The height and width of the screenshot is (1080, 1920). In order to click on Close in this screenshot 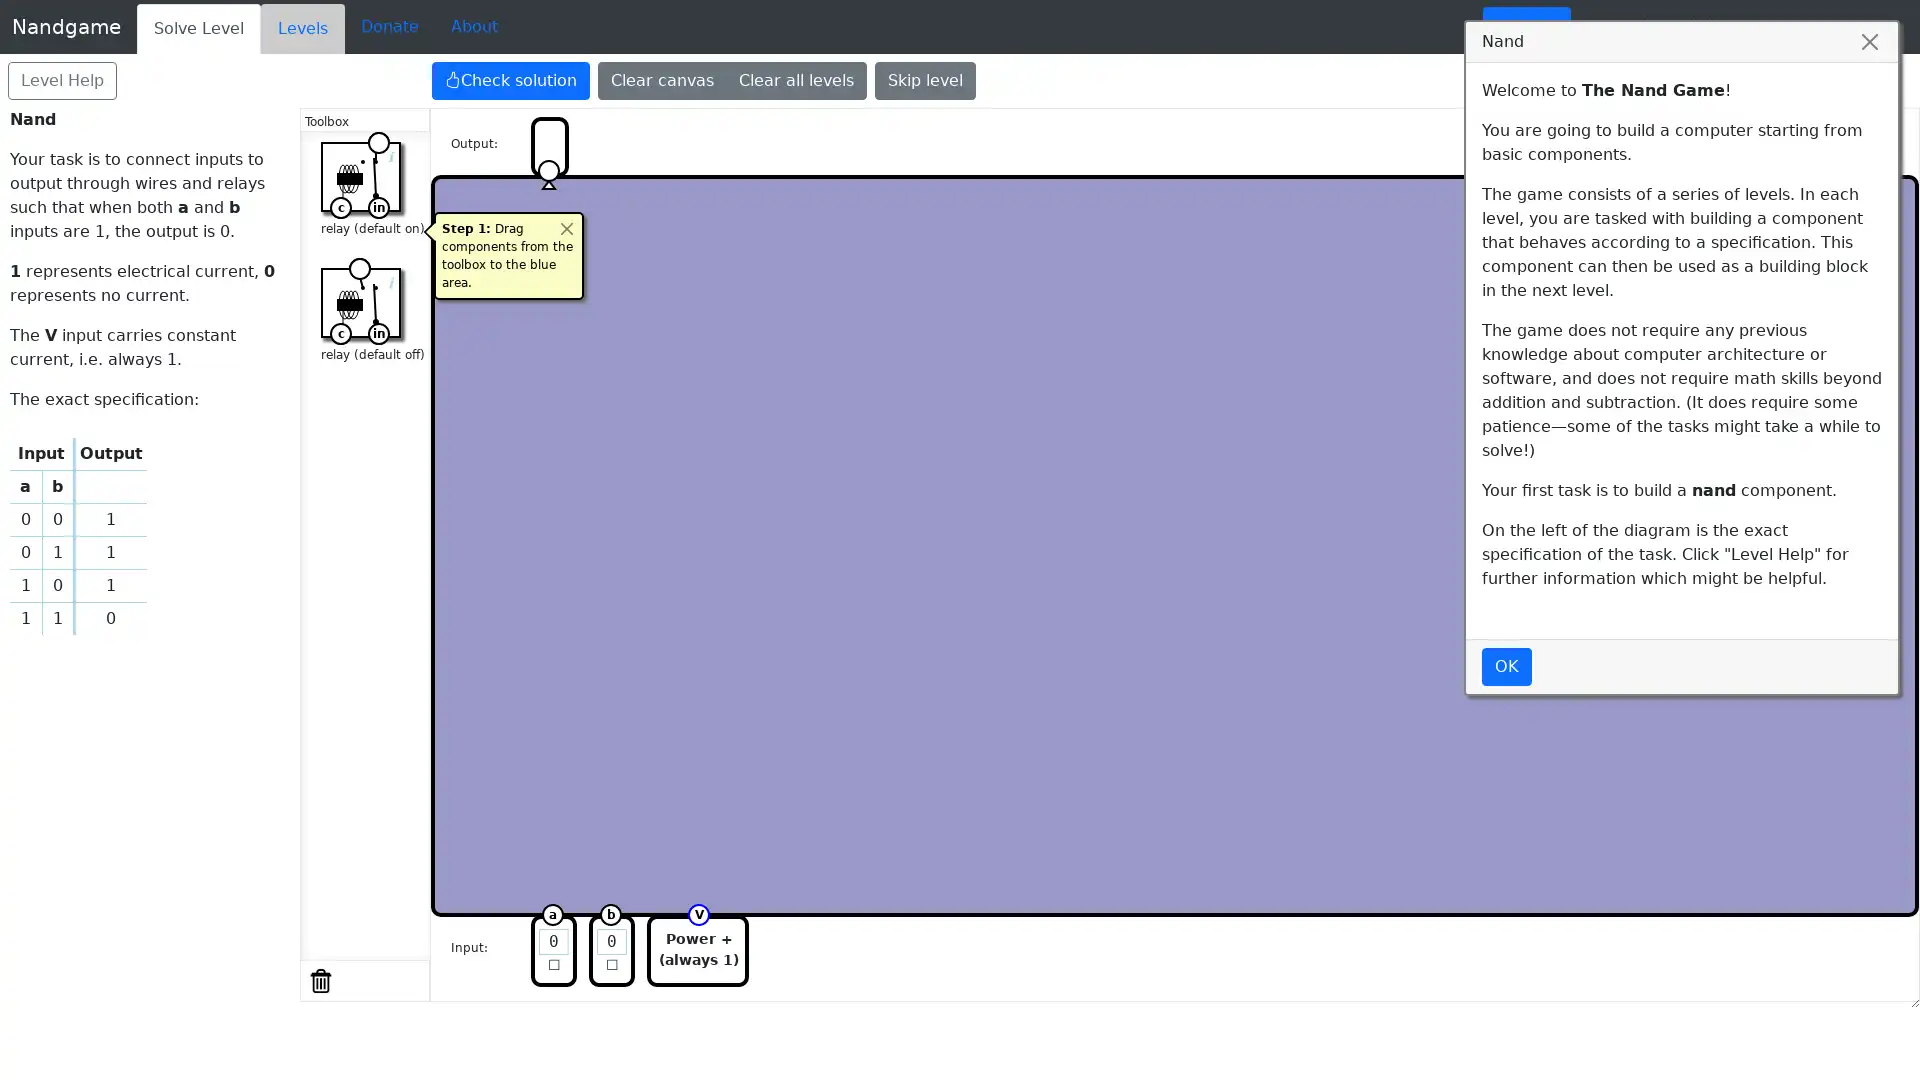, I will do `click(565, 227)`.